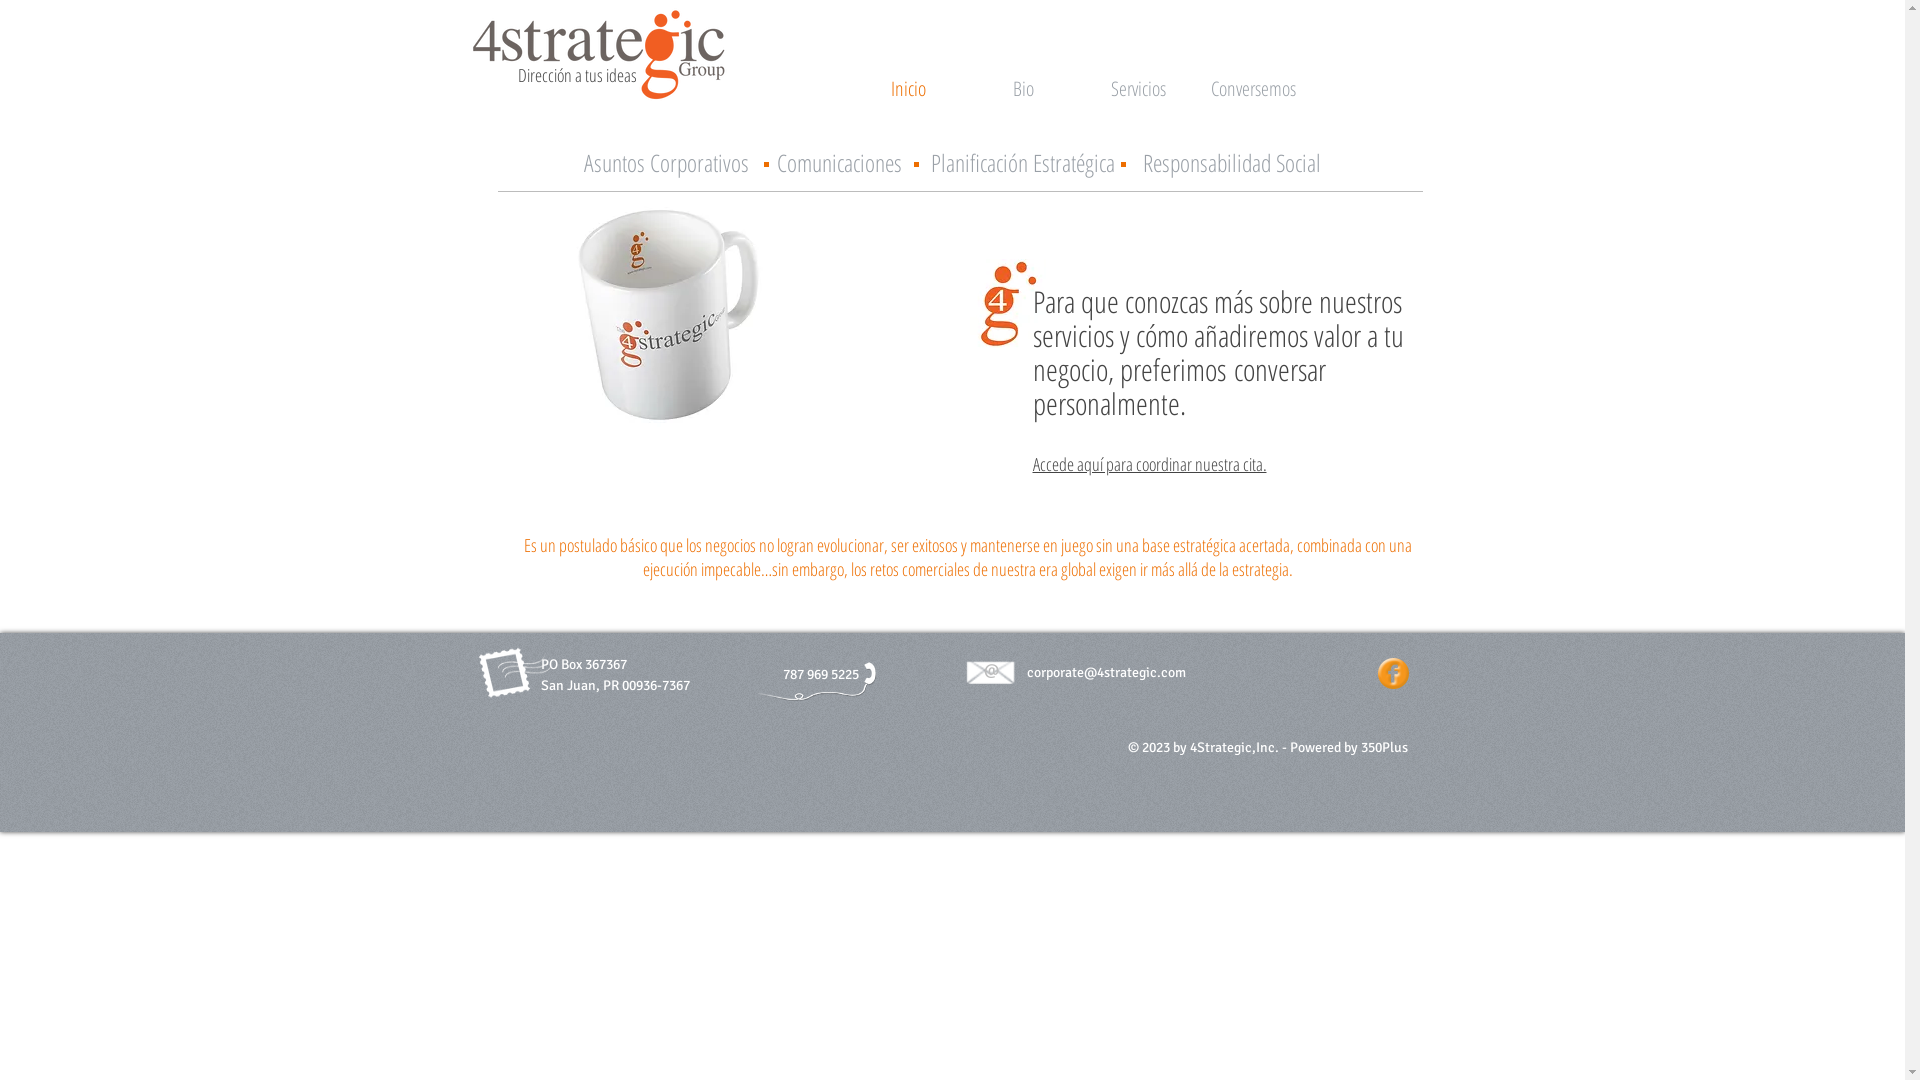  Describe the element at coordinates (1137, 87) in the screenshot. I see `'Servicios'` at that location.